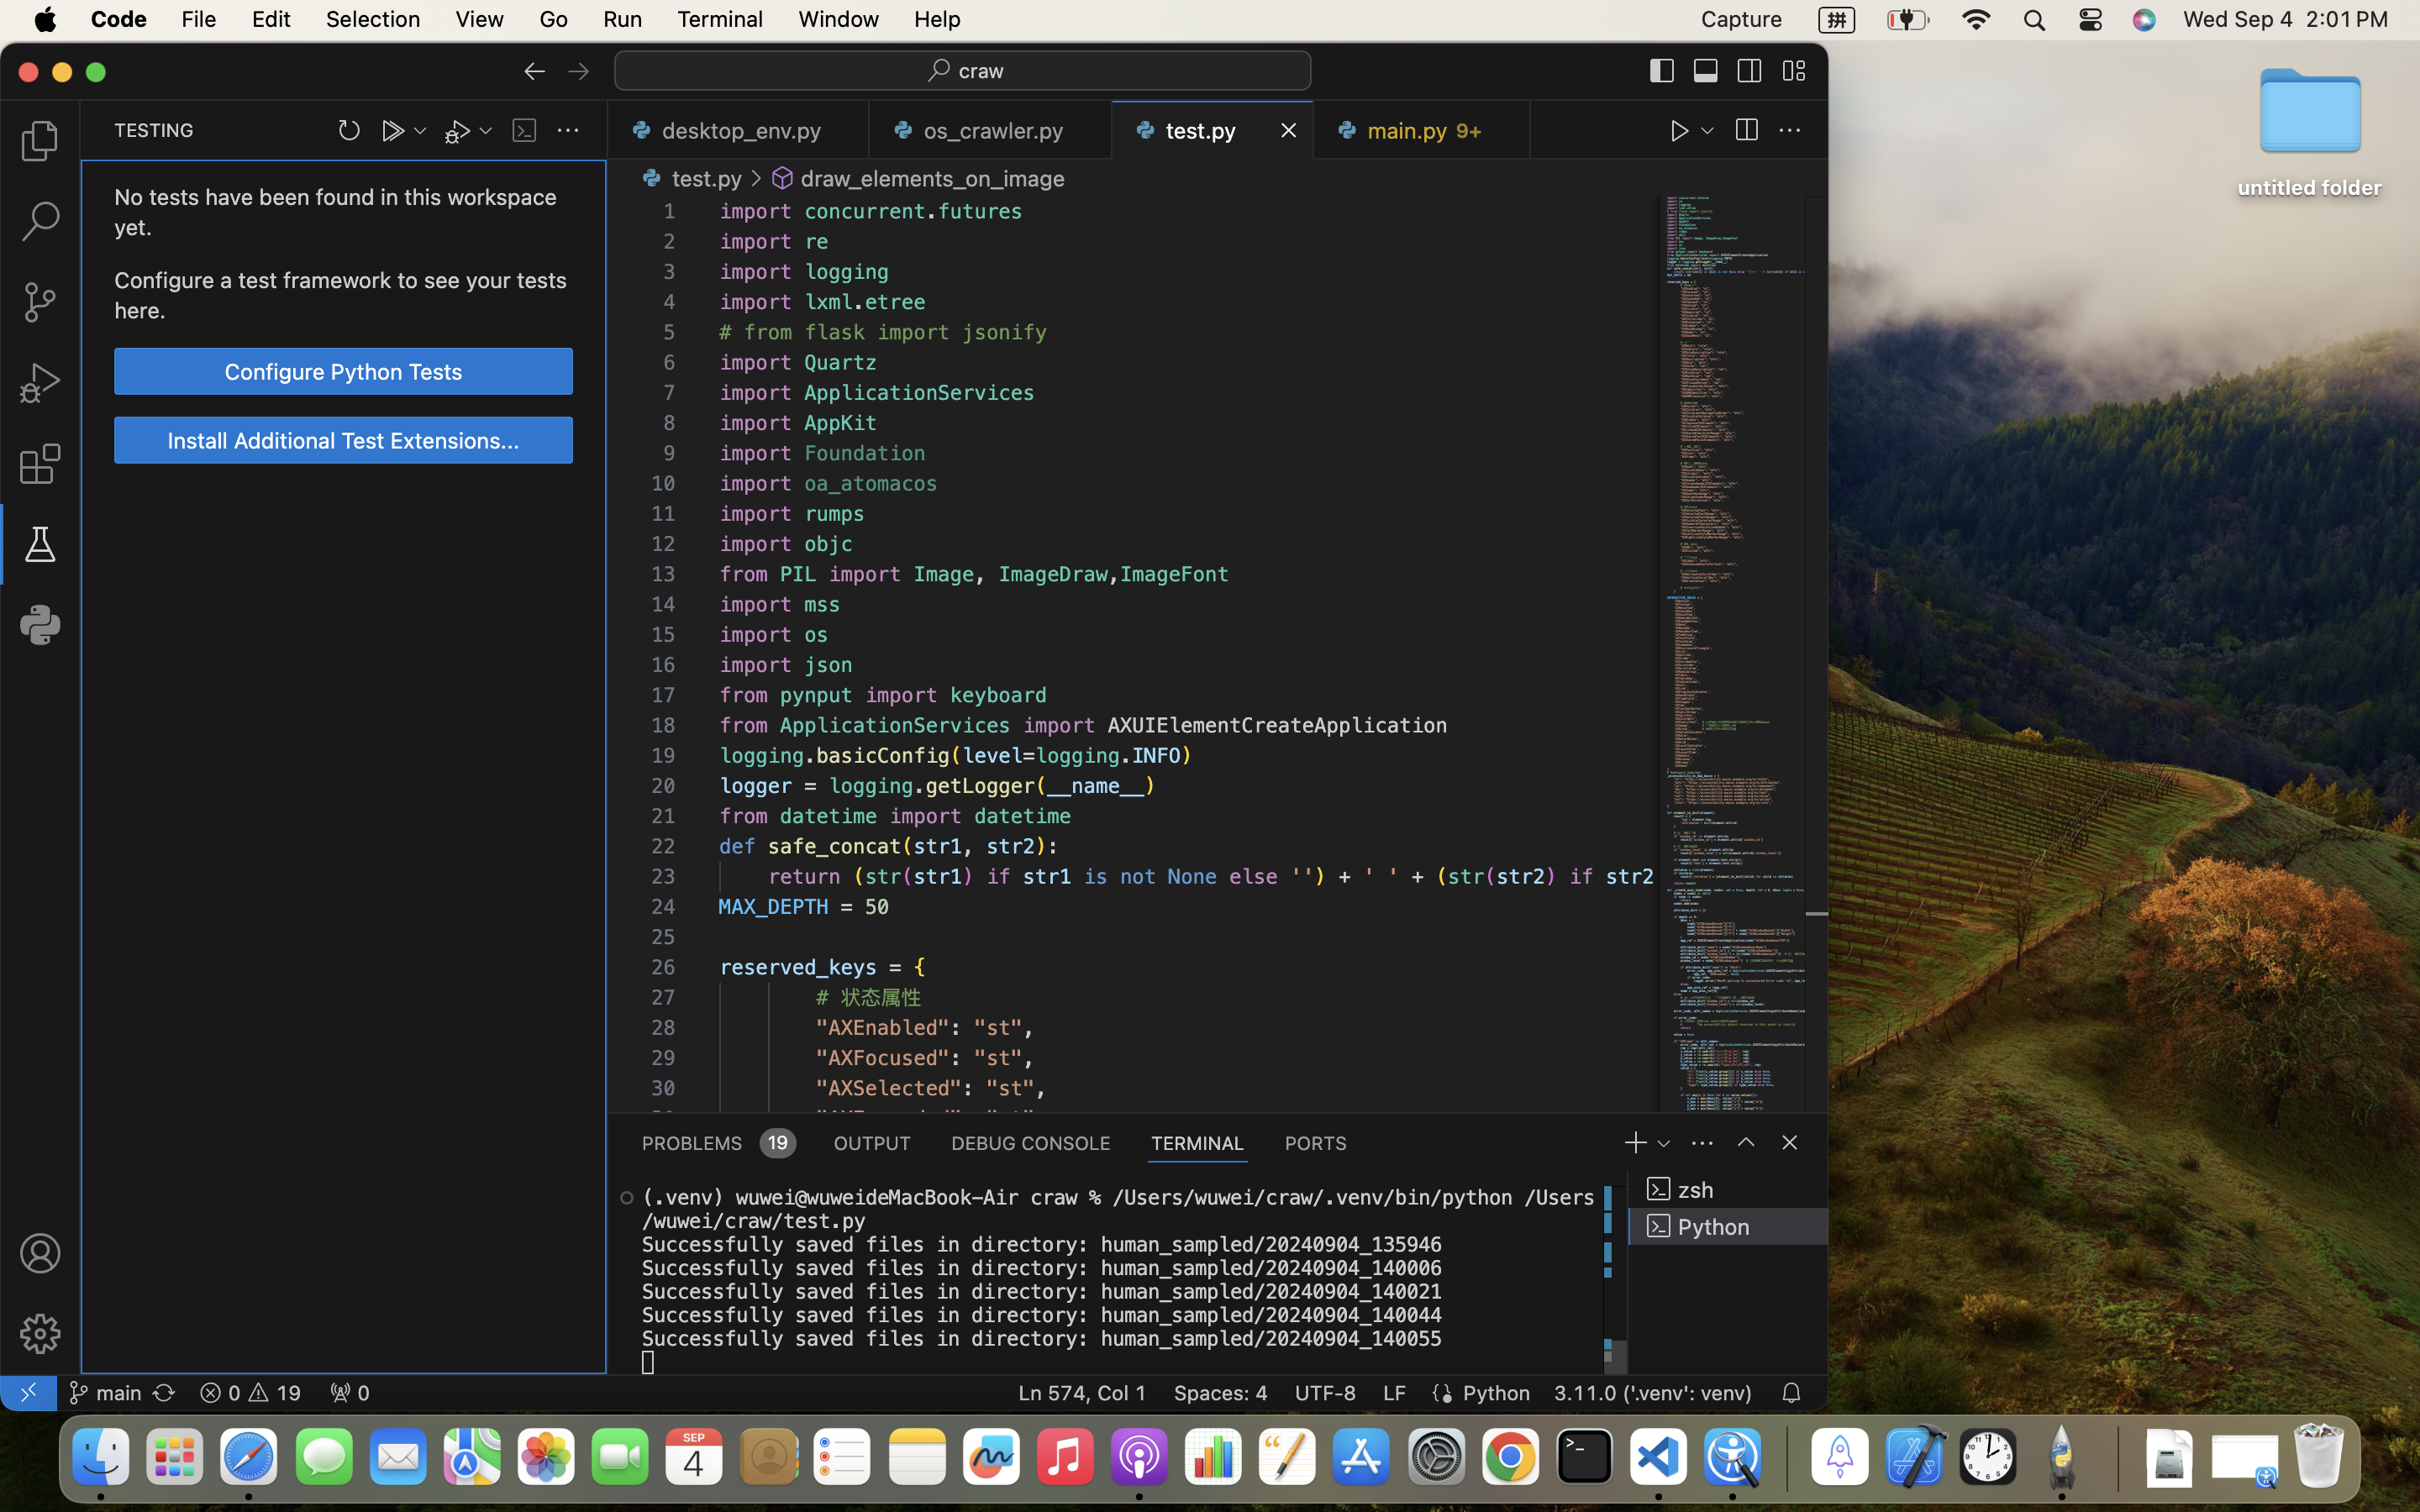  What do you see at coordinates (39, 302) in the screenshot?
I see `'0 '` at bounding box center [39, 302].